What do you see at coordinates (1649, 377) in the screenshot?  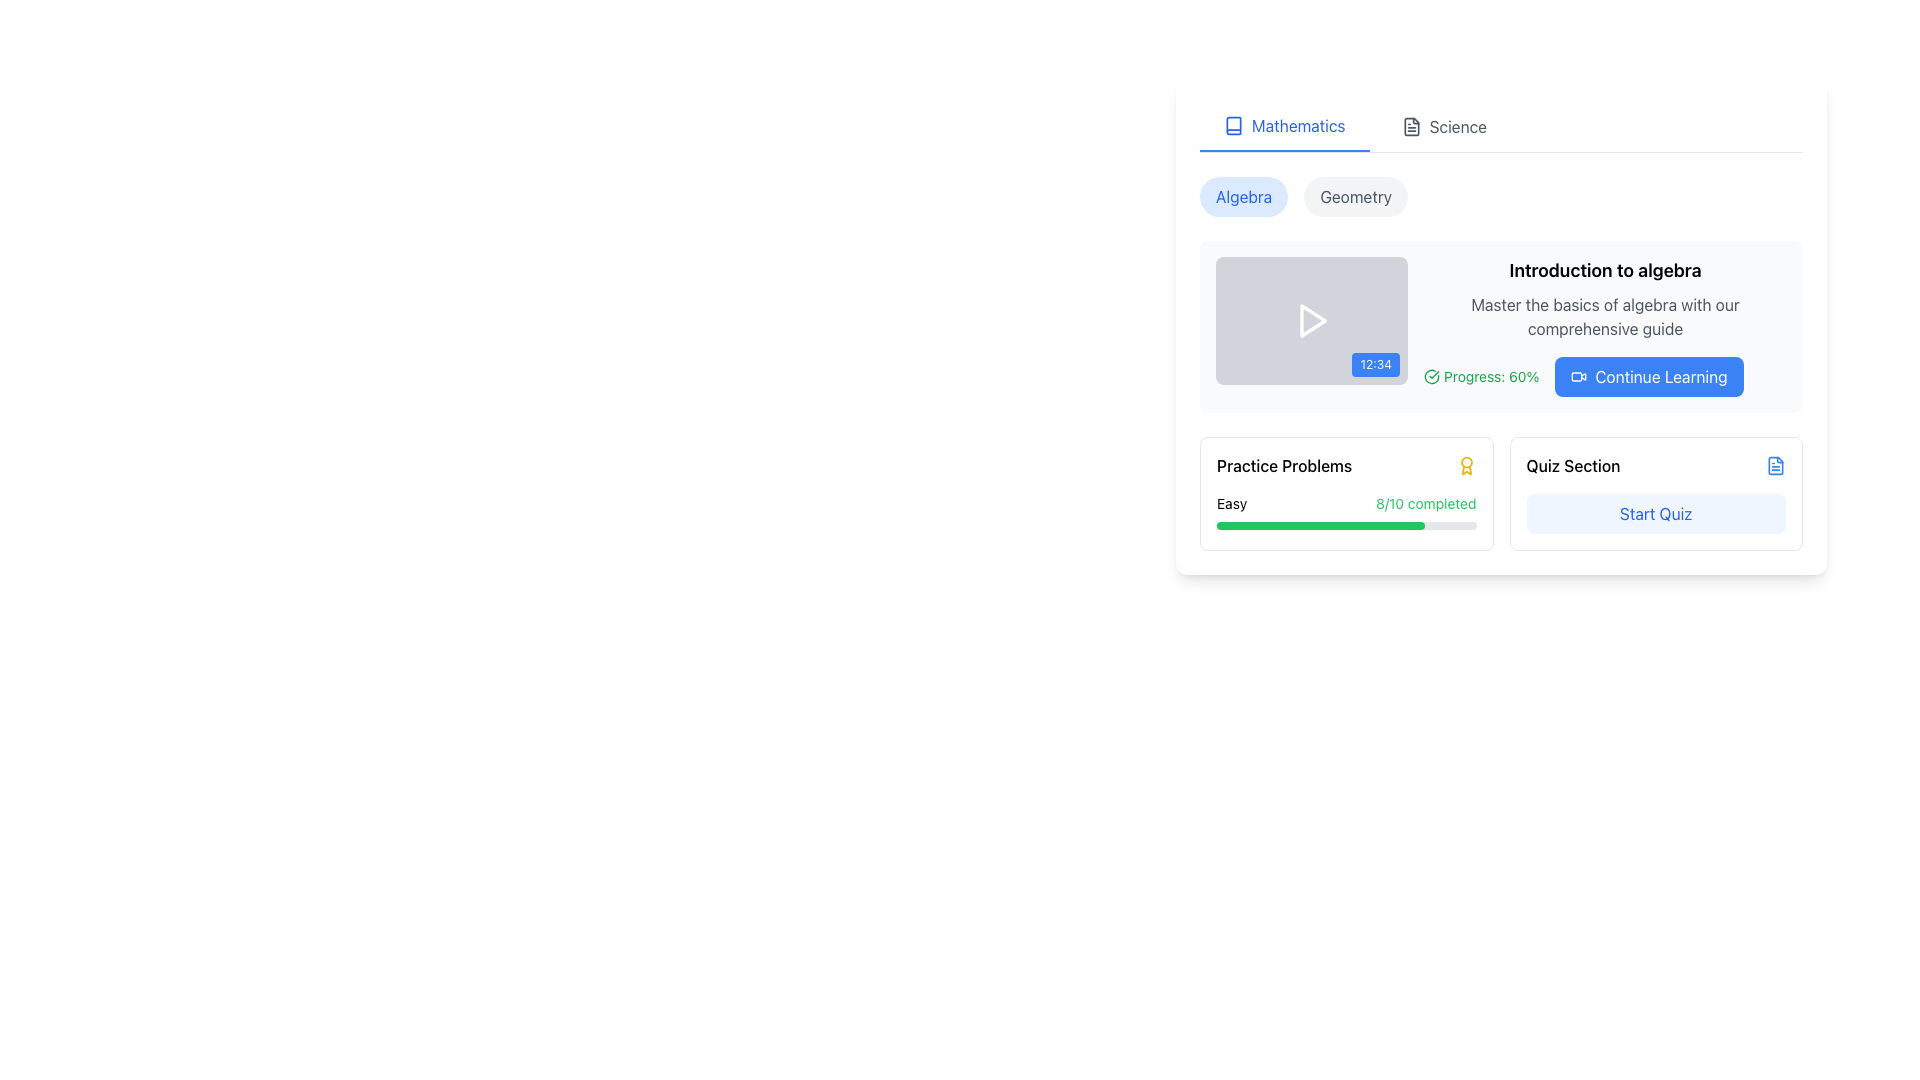 I see `the button located at the bottom right of the content box, following the green progress indicator labeled 'Progress: 60%'` at bounding box center [1649, 377].